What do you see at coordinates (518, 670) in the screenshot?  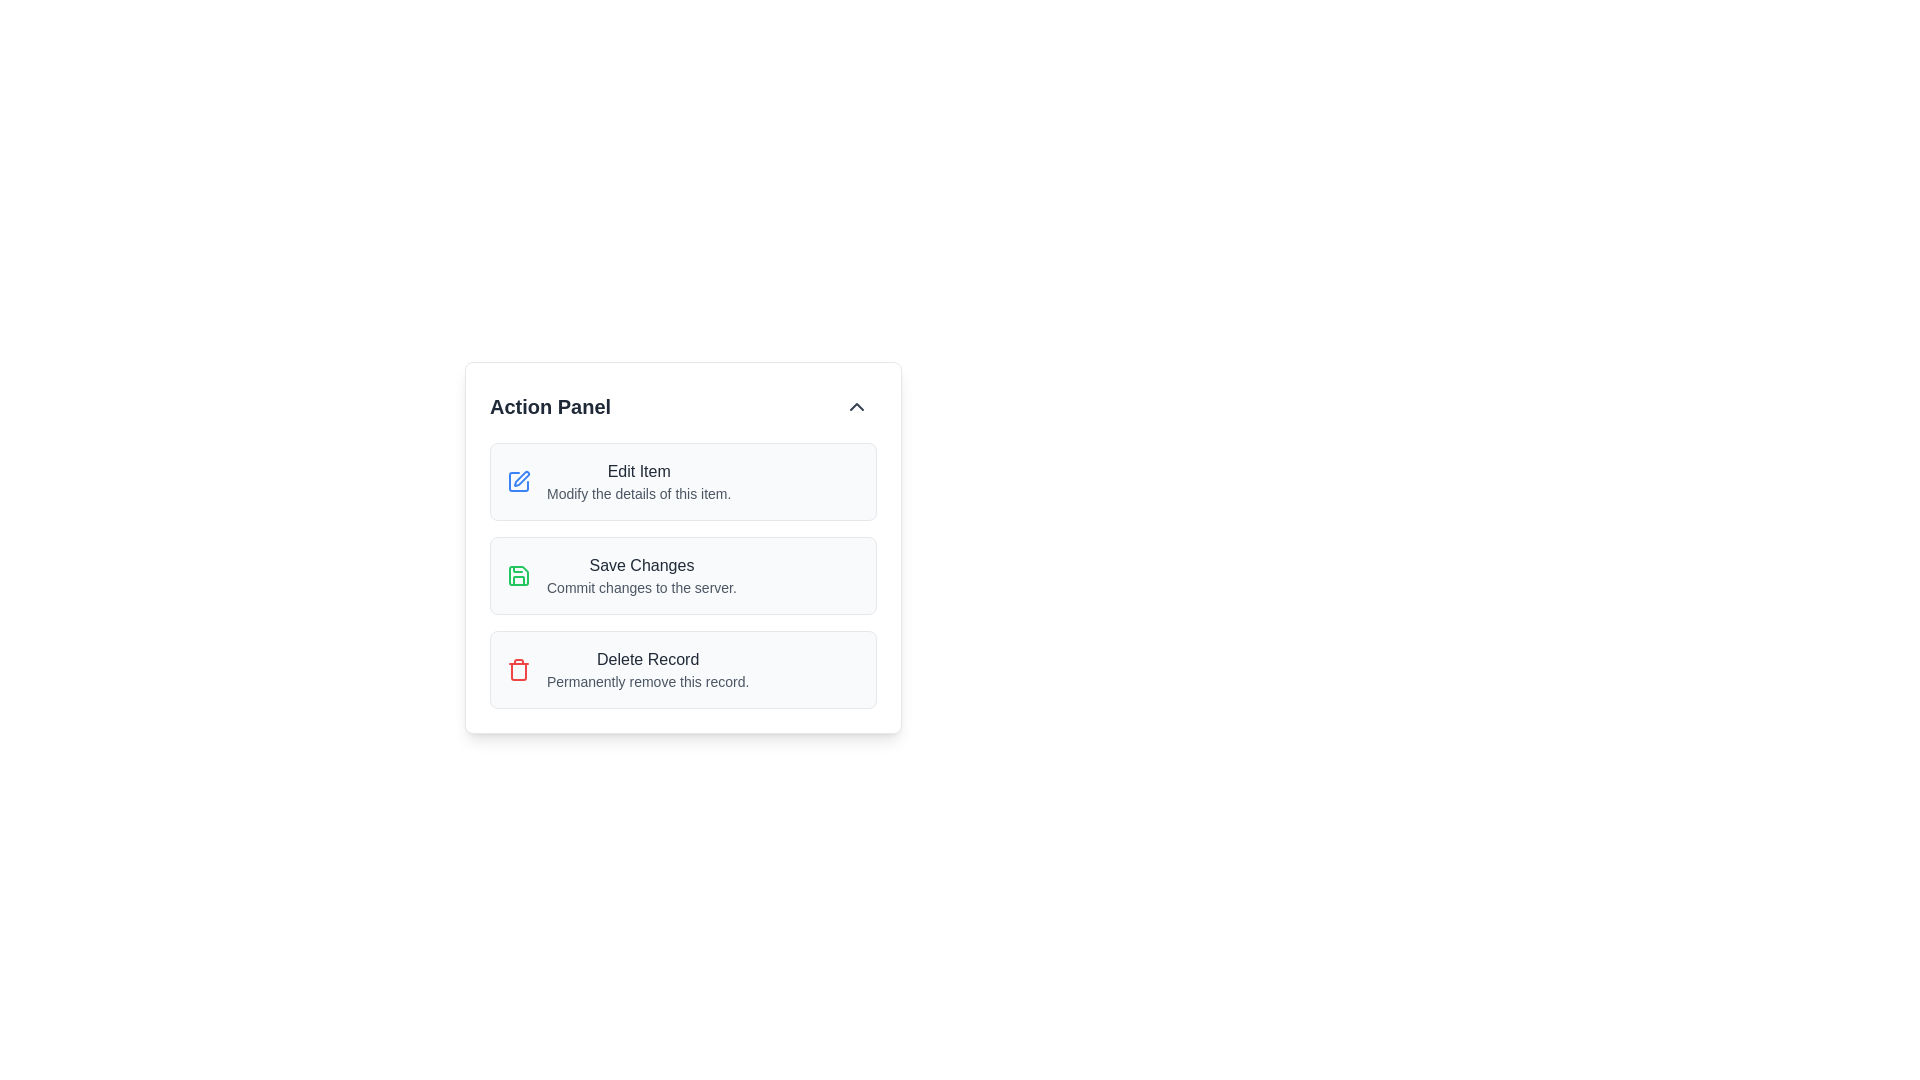 I see `the red trash can icon located in the bottom section of the Action Panel widget` at bounding box center [518, 670].